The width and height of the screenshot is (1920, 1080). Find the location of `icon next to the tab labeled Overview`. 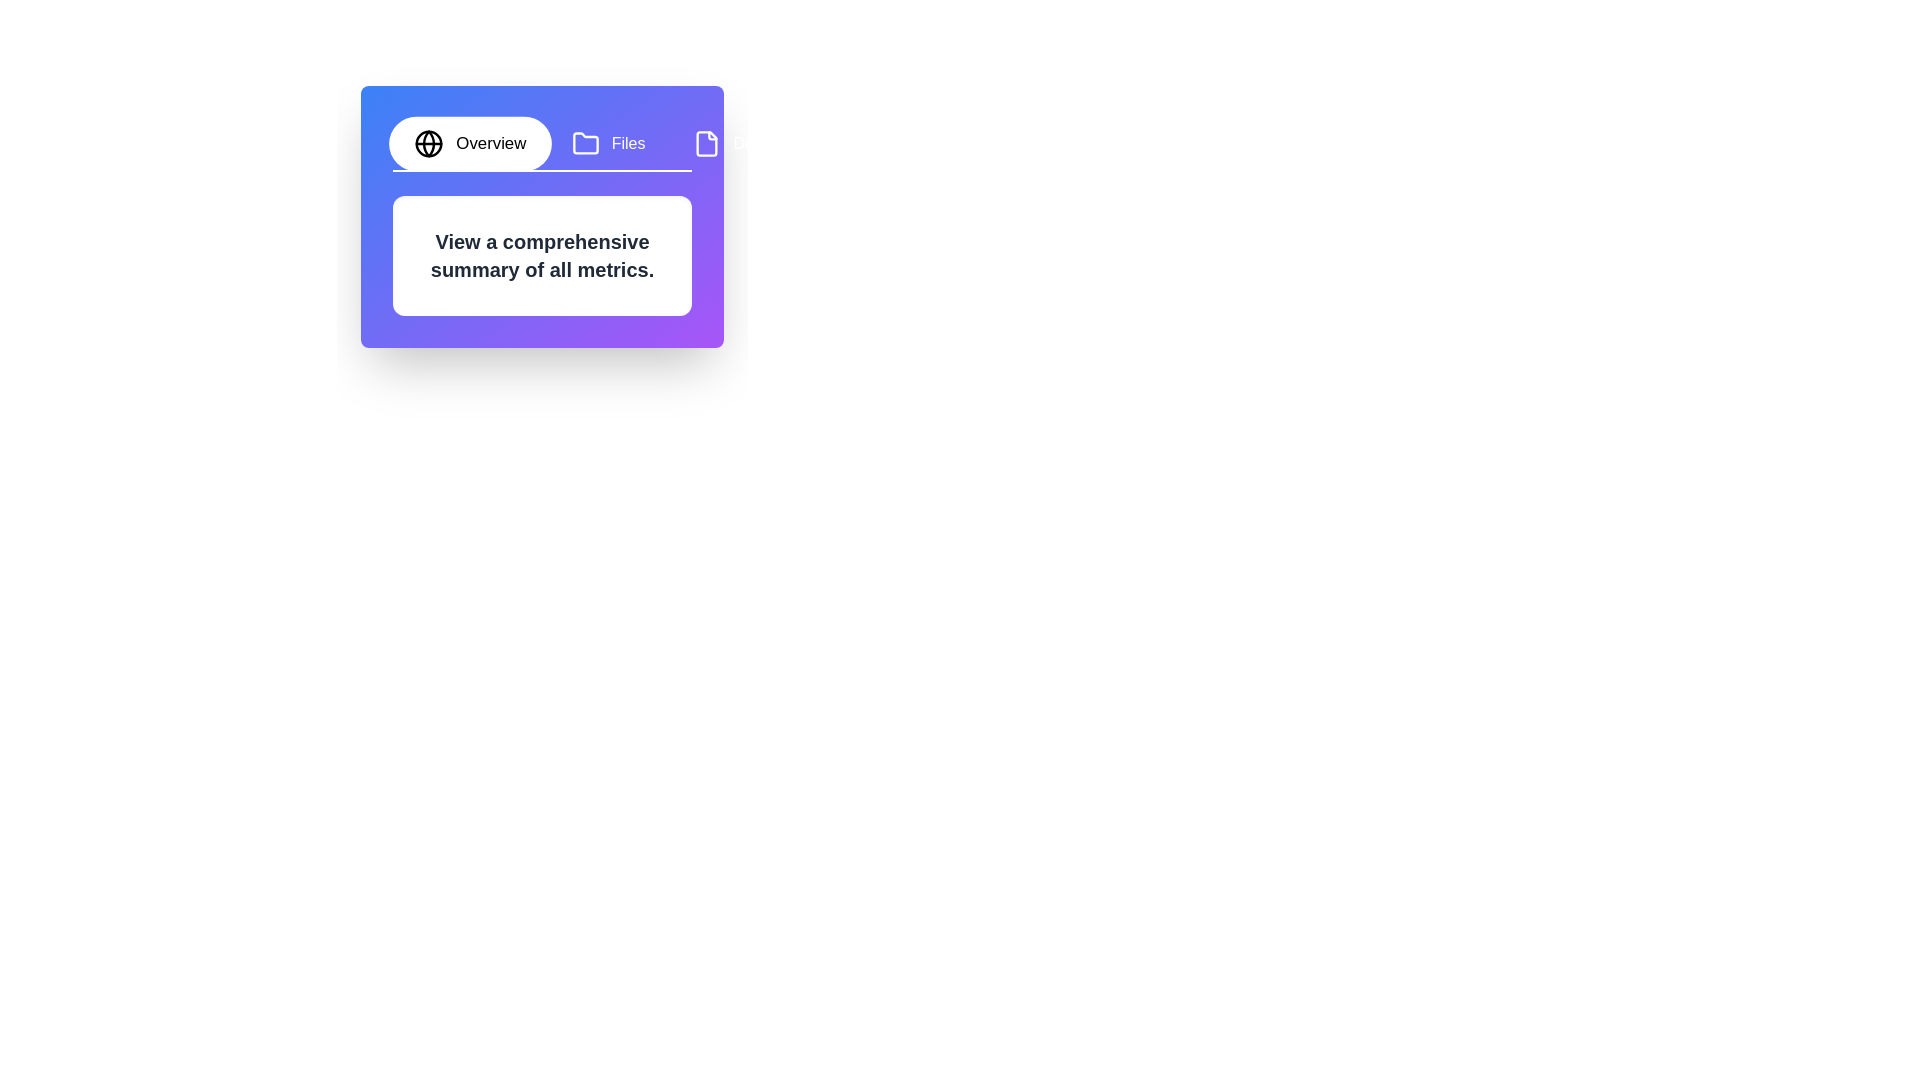

icon next to the tab labeled Overview is located at coordinates (428, 142).